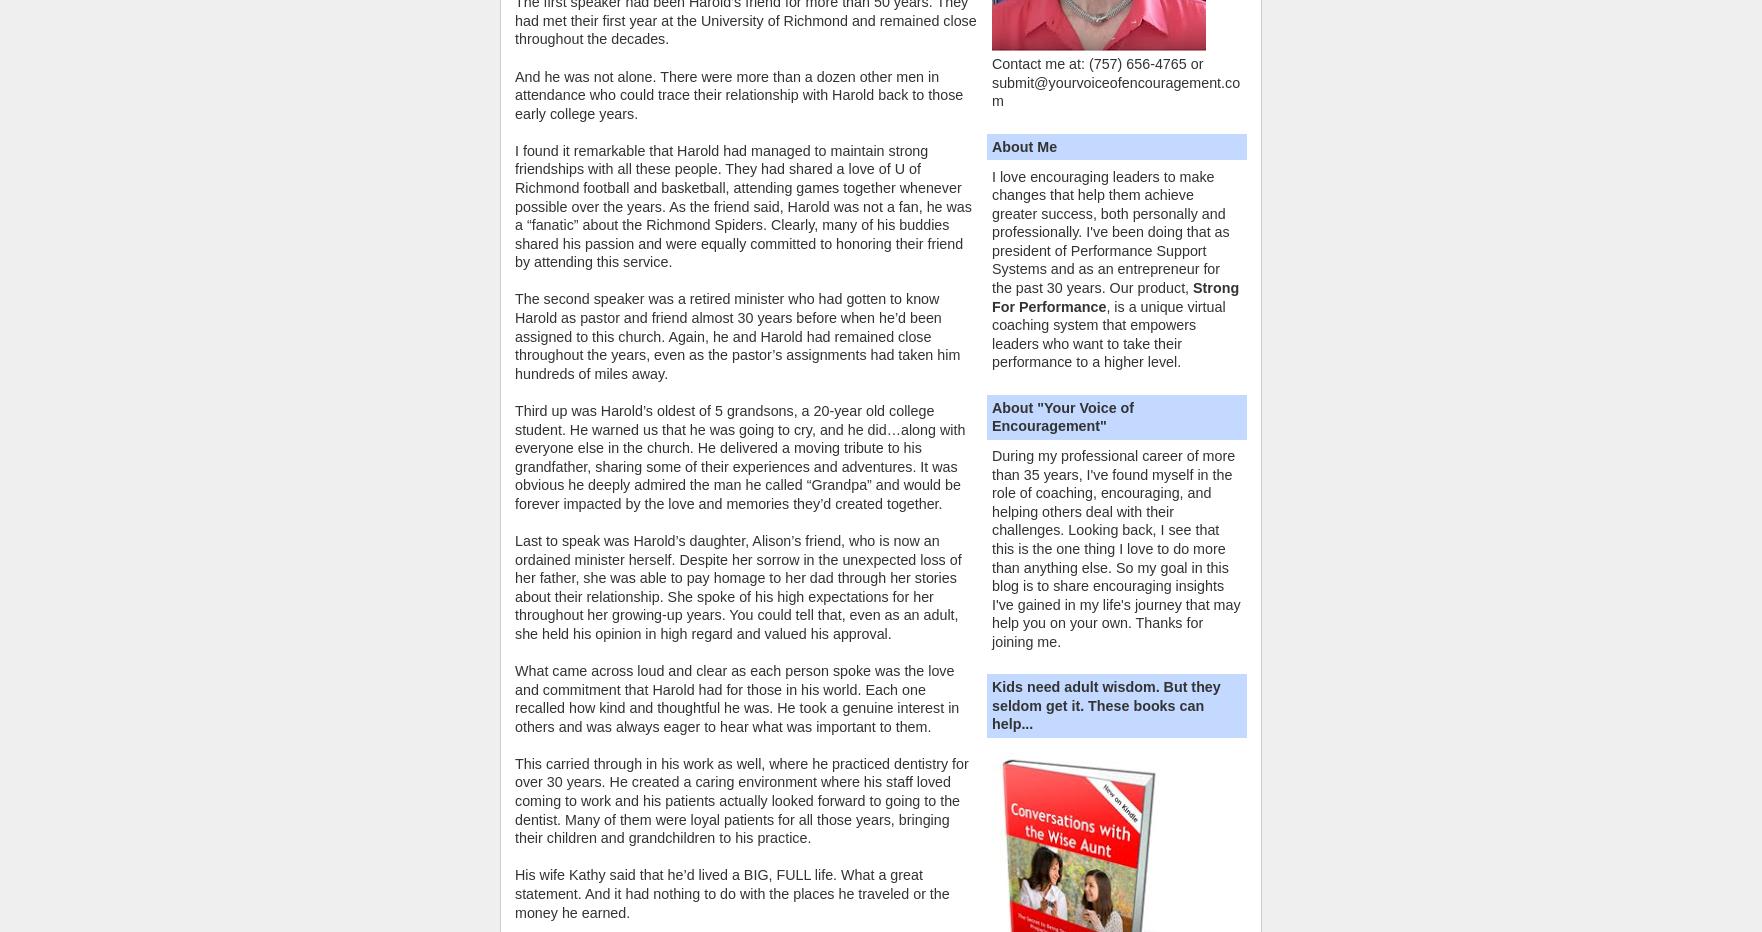 The width and height of the screenshot is (1762, 932). Describe the element at coordinates (740, 800) in the screenshot. I see `'This carried through in his work as well, where he practiced dentistry for over 30 years. He created a caring environment where his staff loved coming to work and his patients actually looked forward to going to the dentist. Many of them were loyal patients for all those years, bringing their children and grandchildren to his practice.'` at that location.